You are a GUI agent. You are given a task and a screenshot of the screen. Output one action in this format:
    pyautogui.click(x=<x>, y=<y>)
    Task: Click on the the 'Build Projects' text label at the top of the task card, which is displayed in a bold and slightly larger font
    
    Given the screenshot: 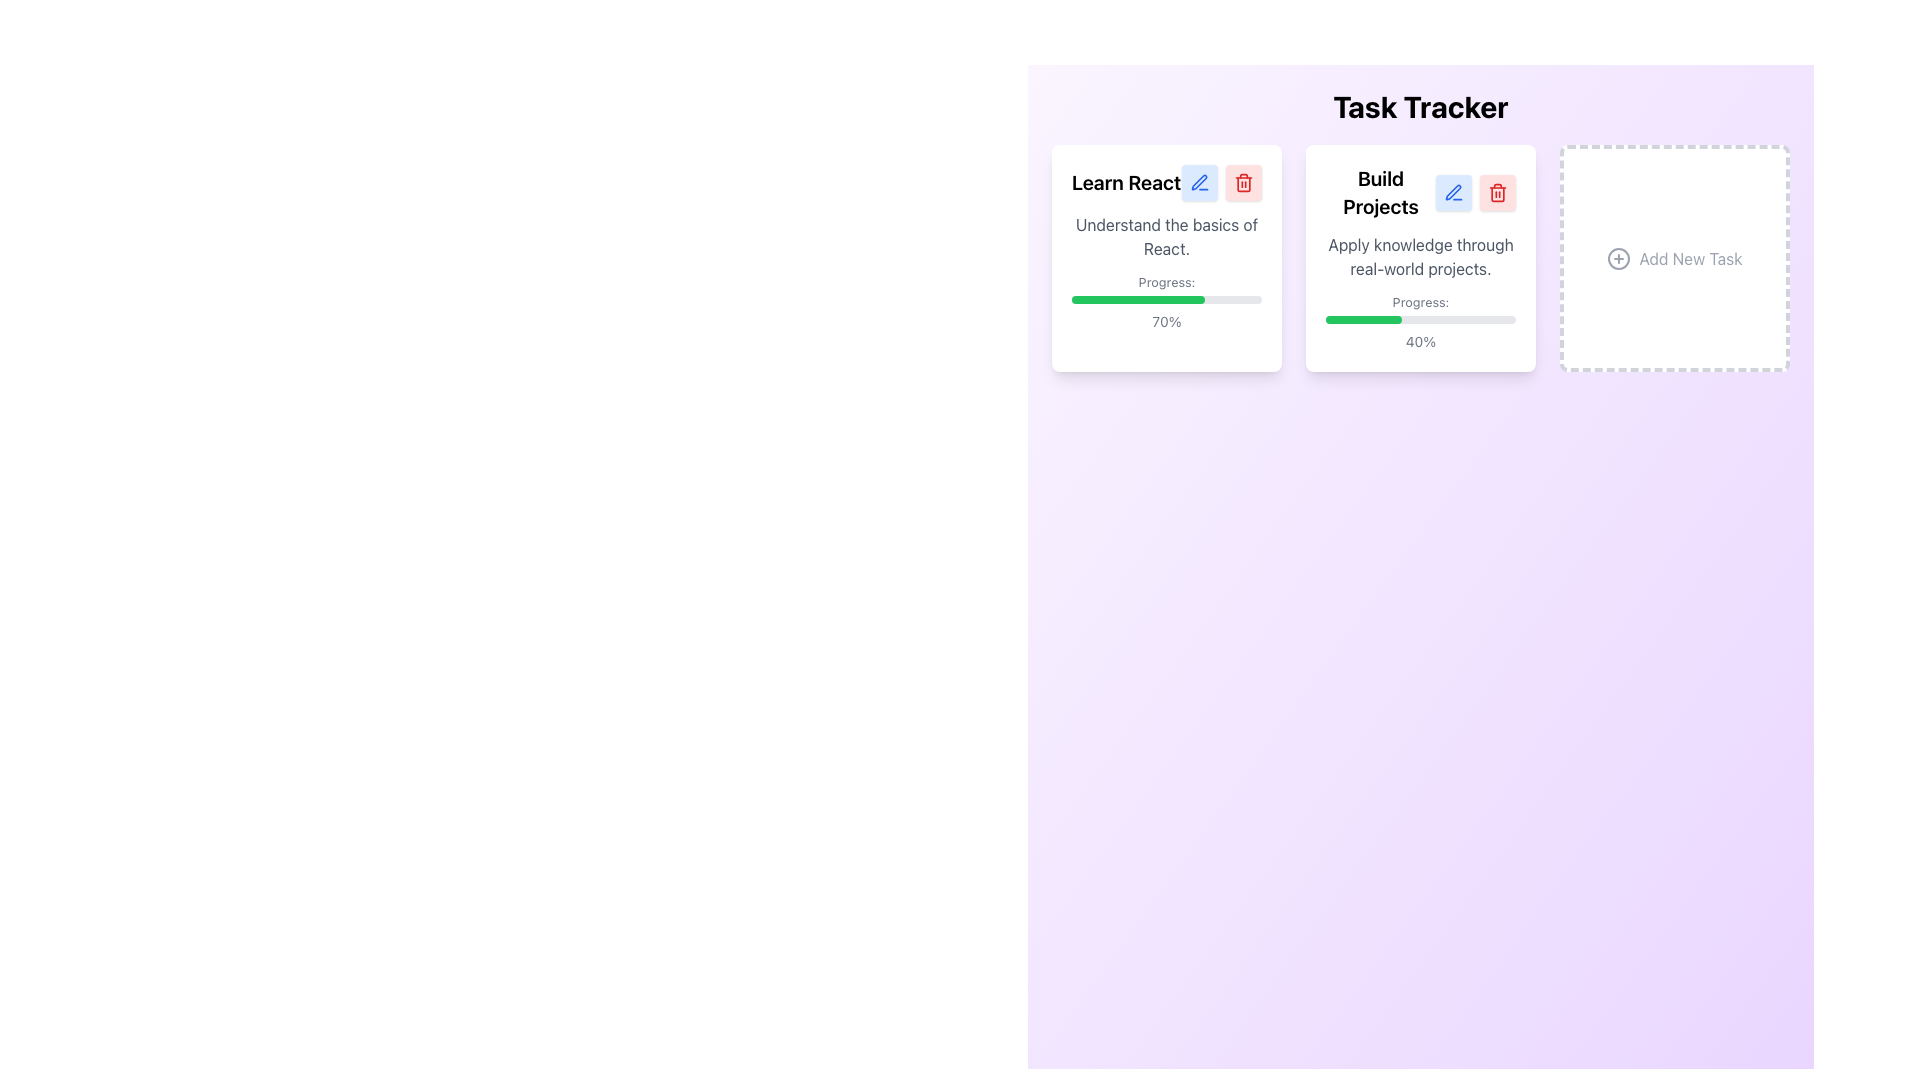 What is the action you would take?
    pyautogui.click(x=1380, y=192)
    